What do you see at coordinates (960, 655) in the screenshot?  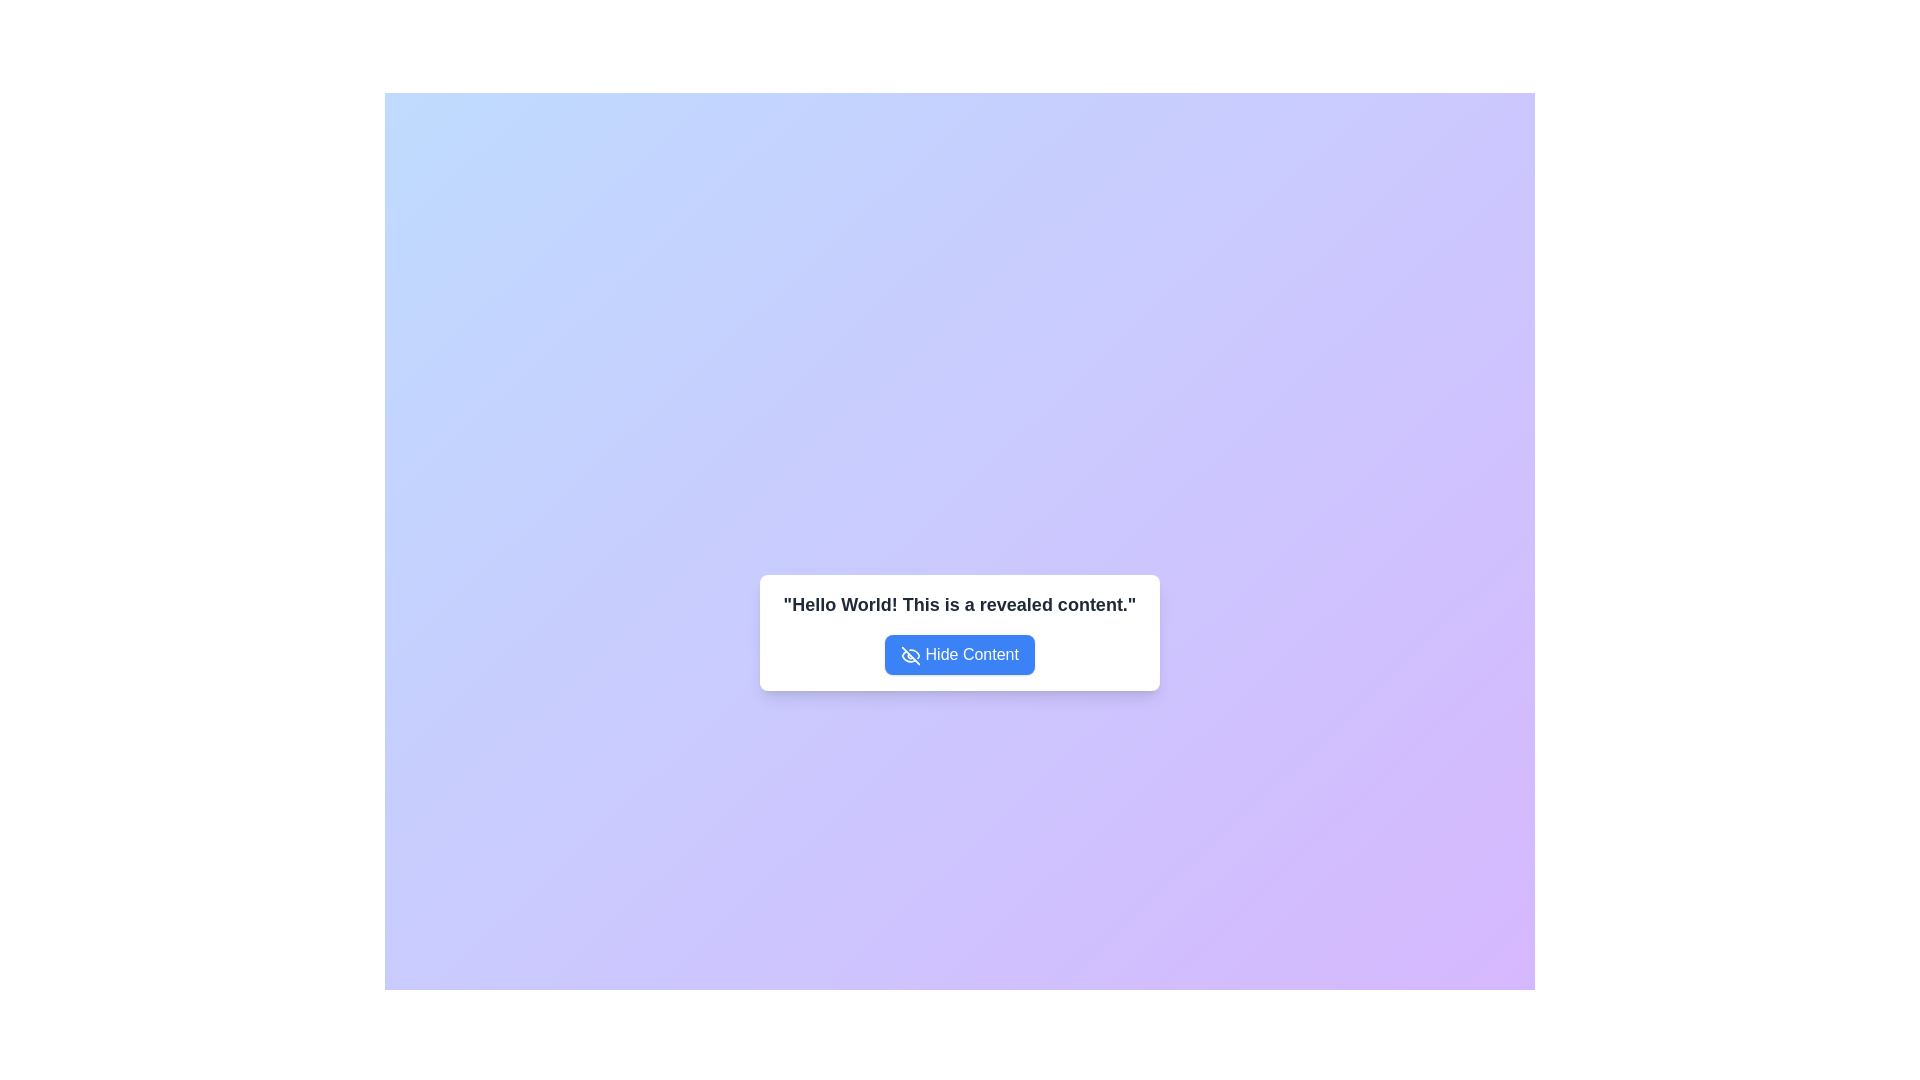 I see `the blue button labeled 'Hide Content' with a small eye-off icon to hide the content displayed above it` at bounding box center [960, 655].